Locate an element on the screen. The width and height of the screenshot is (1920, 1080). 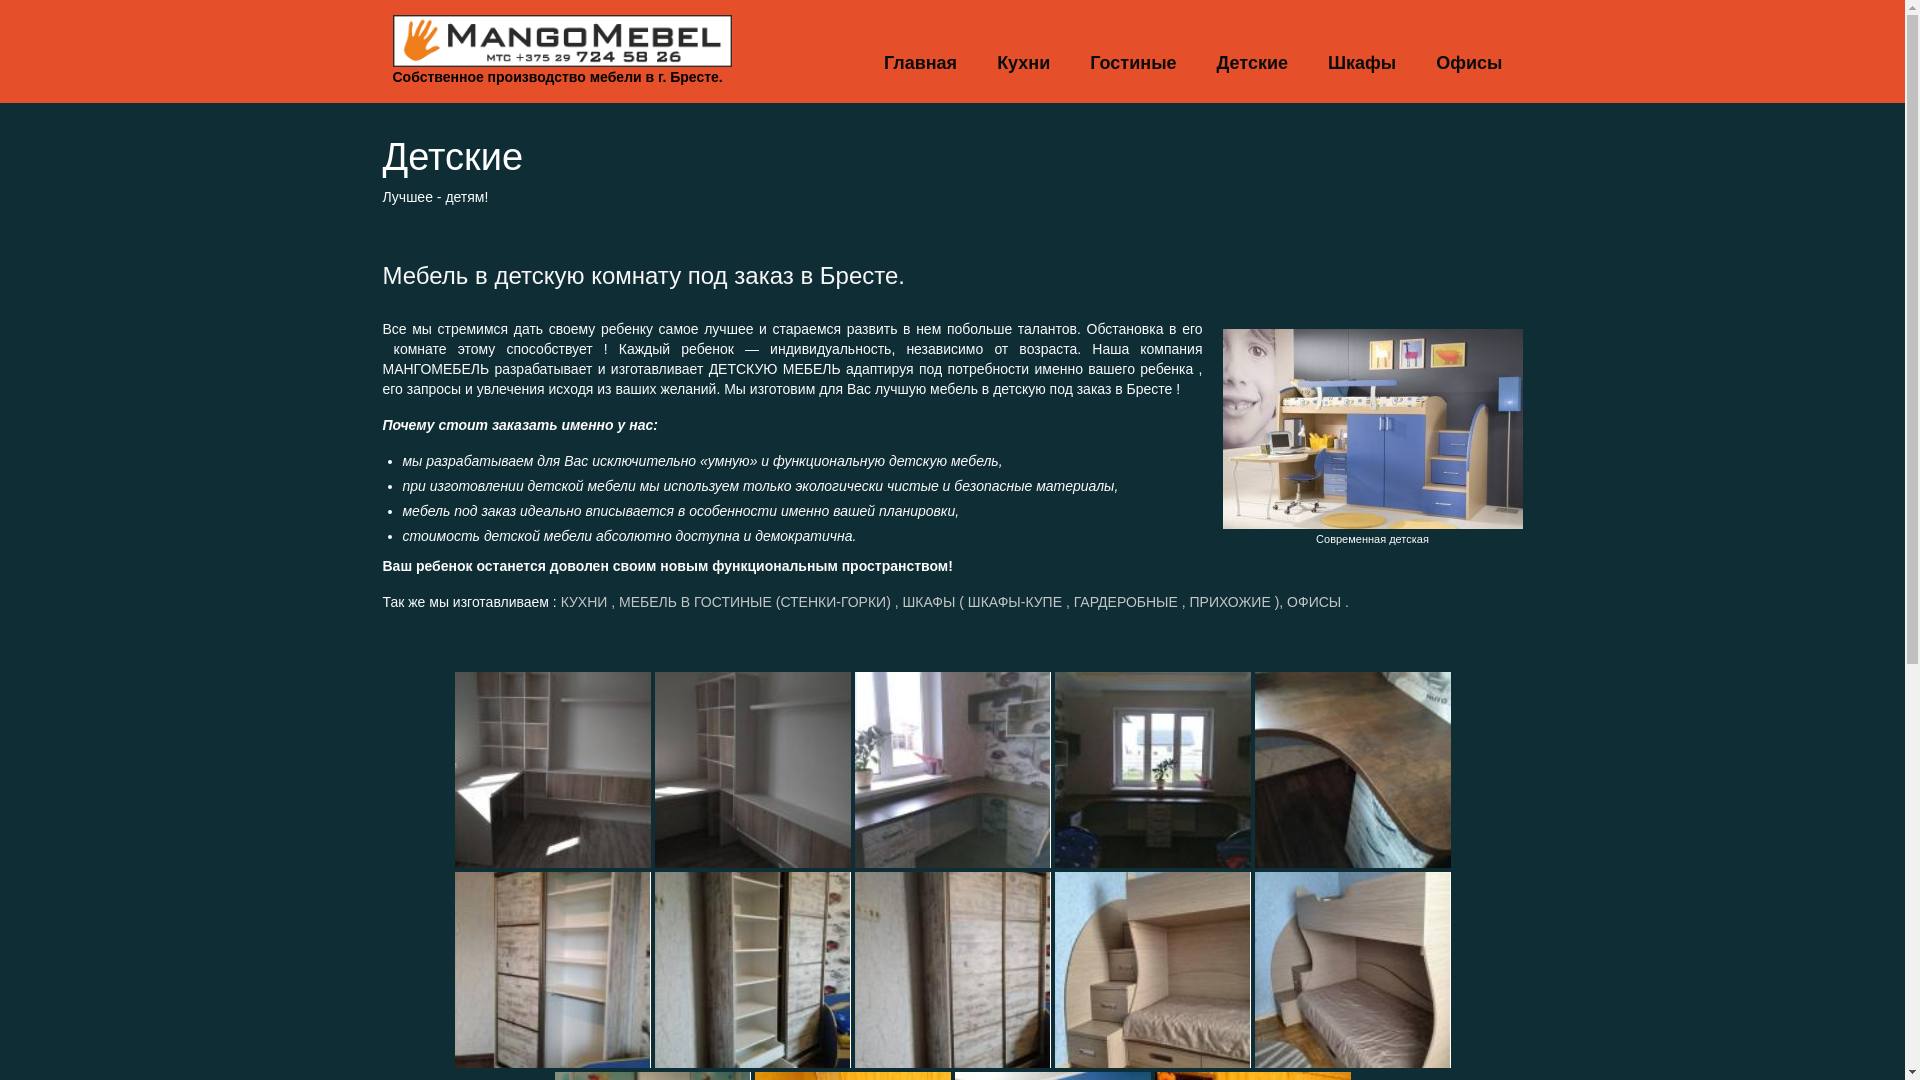
'detskaja-sovremennaja' is located at coordinates (1371, 427).